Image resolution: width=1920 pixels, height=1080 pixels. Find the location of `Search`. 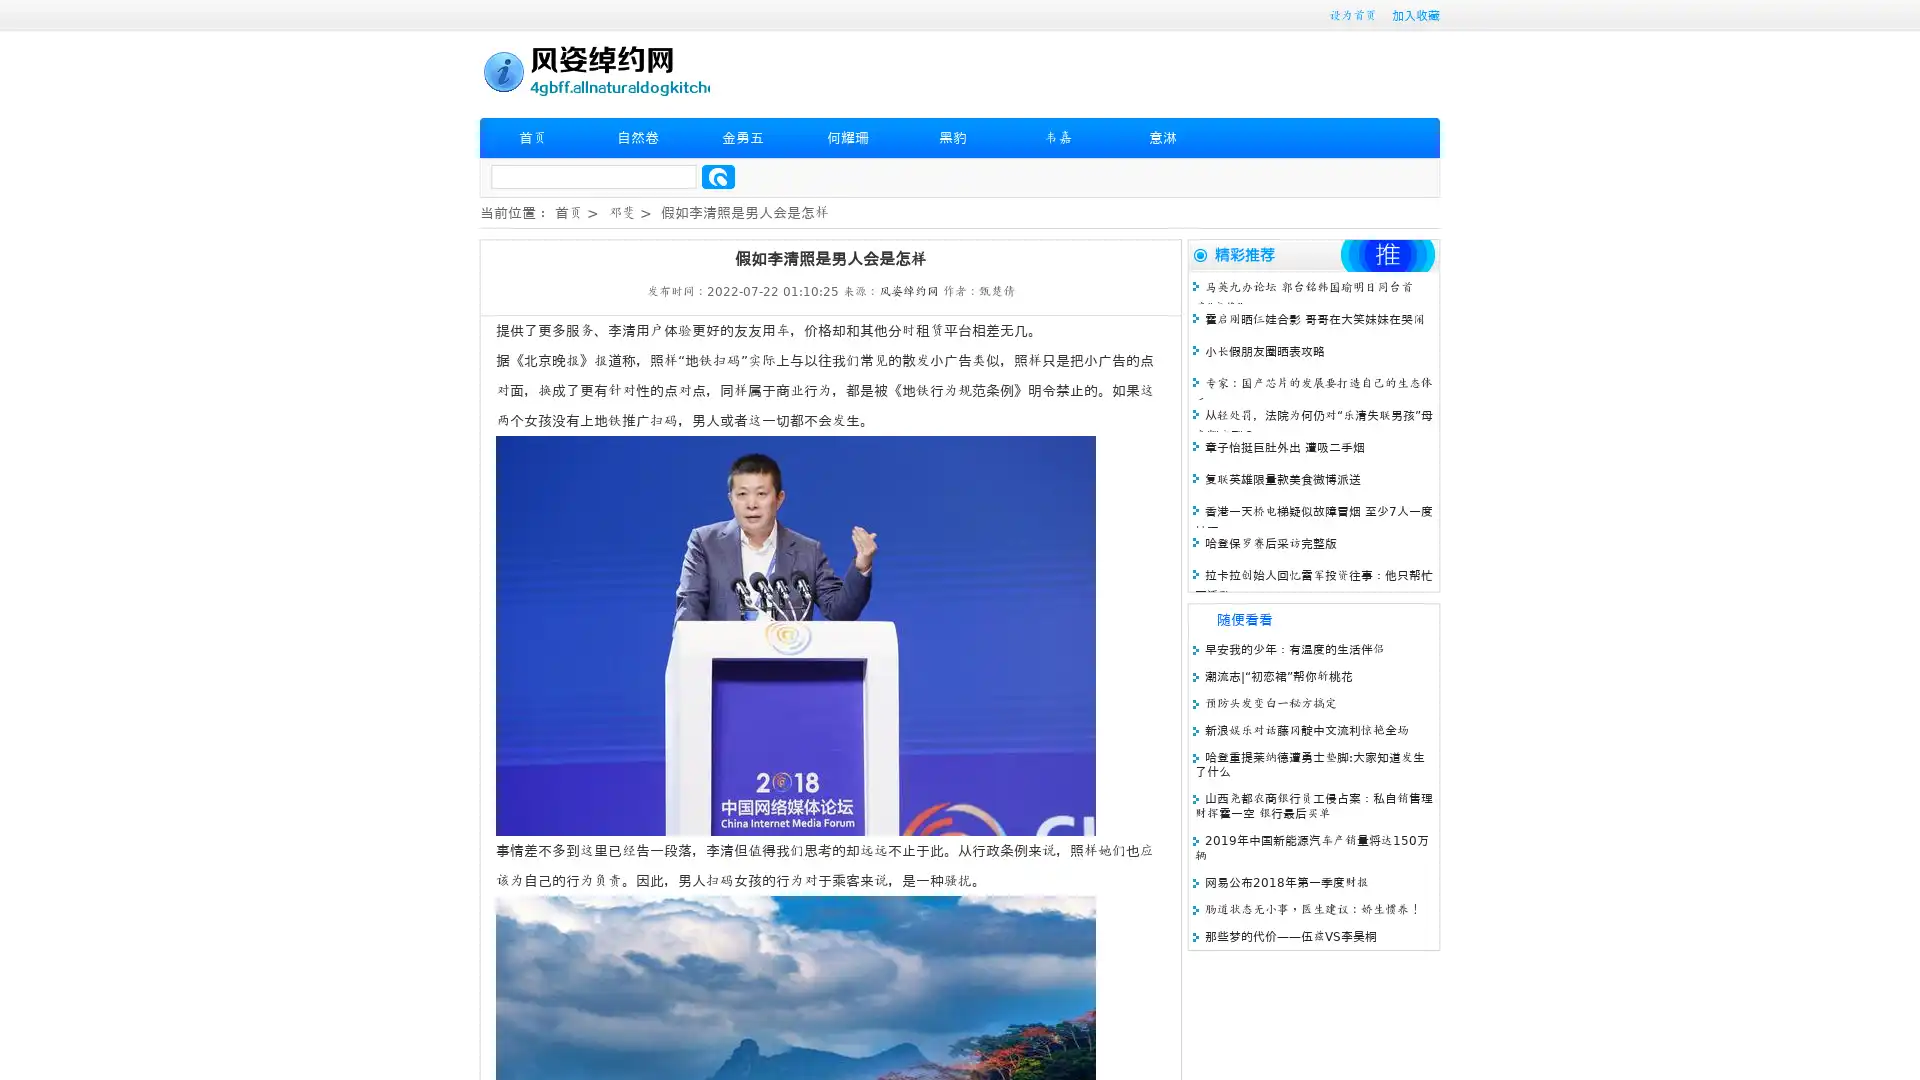

Search is located at coordinates (718, 176).